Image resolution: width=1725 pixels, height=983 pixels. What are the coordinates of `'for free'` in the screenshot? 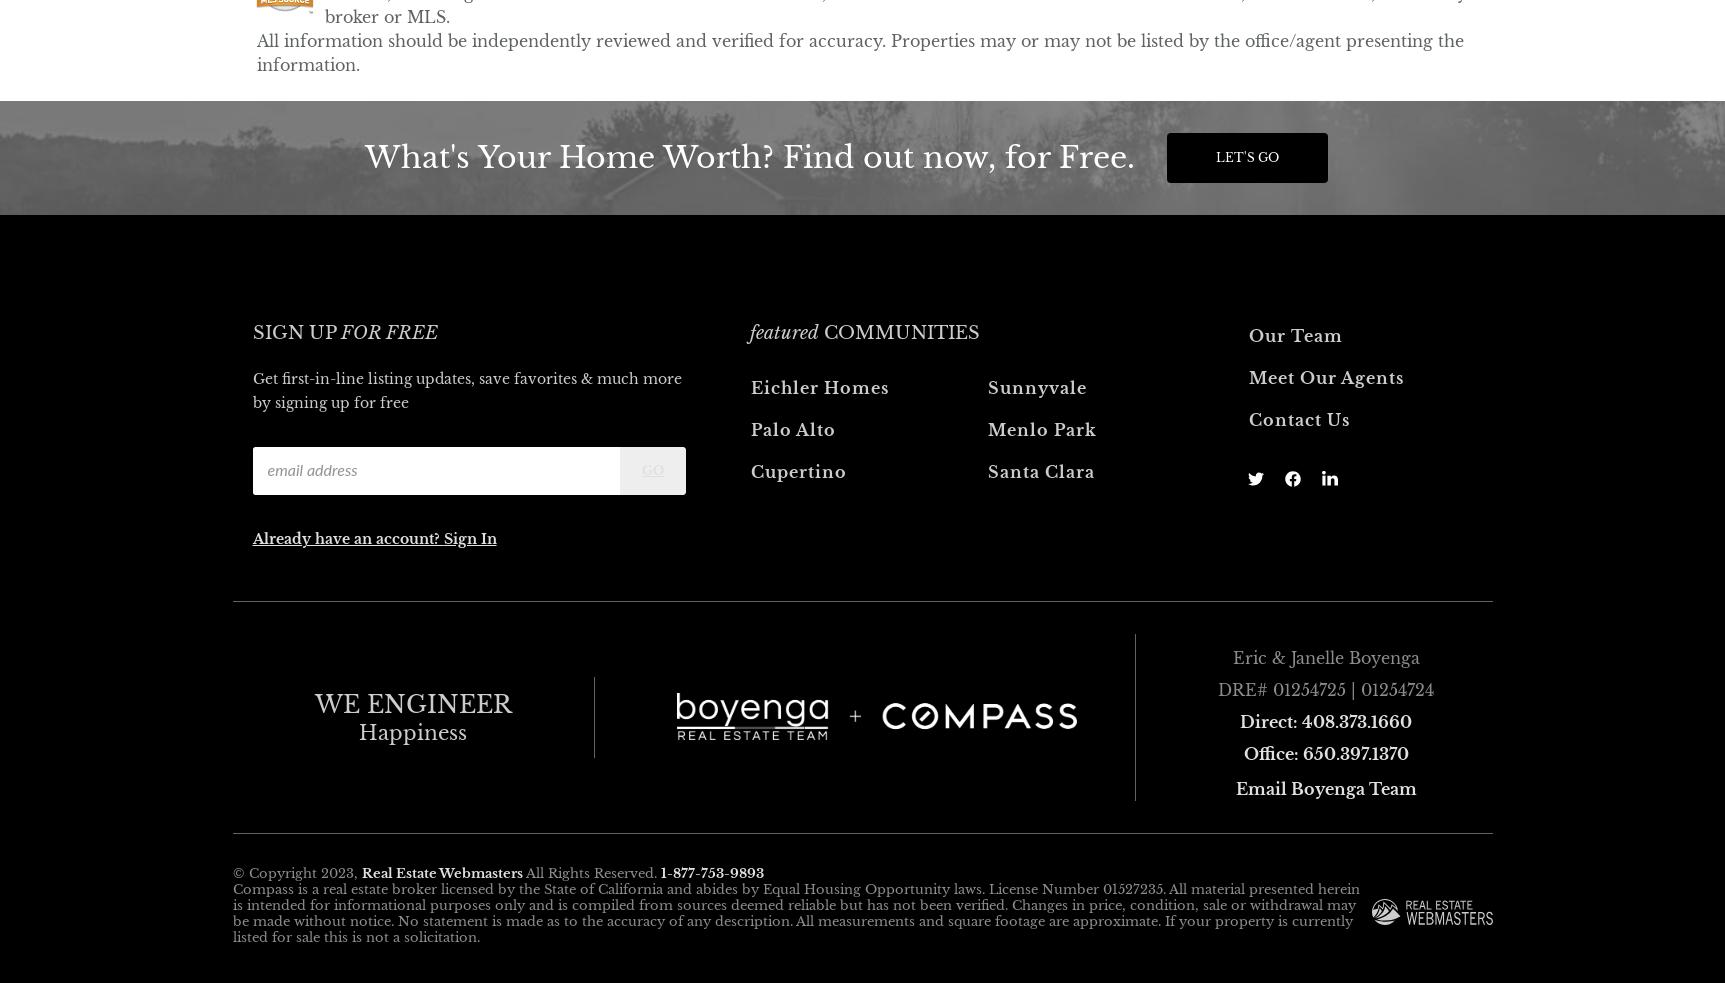 It's located at (388, 332).